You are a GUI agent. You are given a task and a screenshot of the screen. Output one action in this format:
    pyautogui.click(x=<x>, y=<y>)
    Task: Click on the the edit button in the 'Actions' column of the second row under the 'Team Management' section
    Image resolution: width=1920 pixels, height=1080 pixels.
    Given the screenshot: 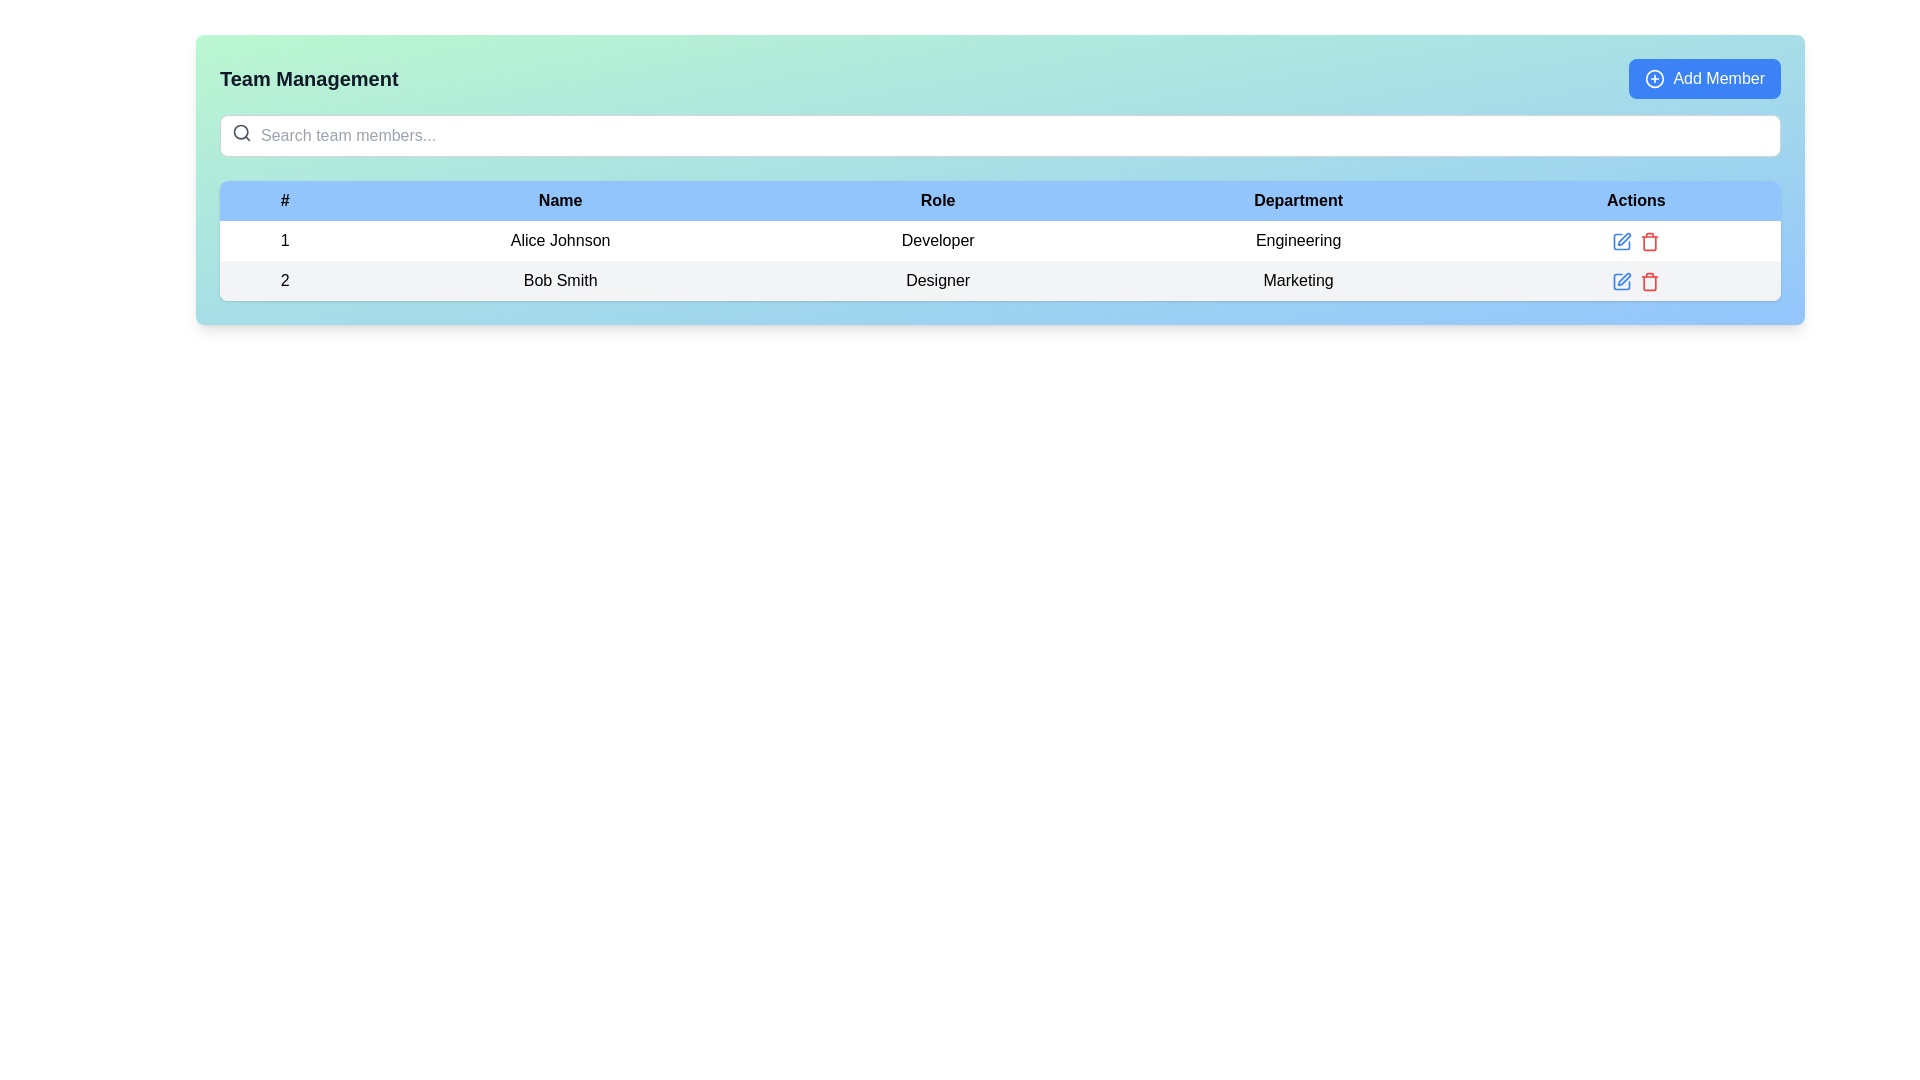 What is the action you would take?
    pyautogui.click(x=1622, y=281)
    